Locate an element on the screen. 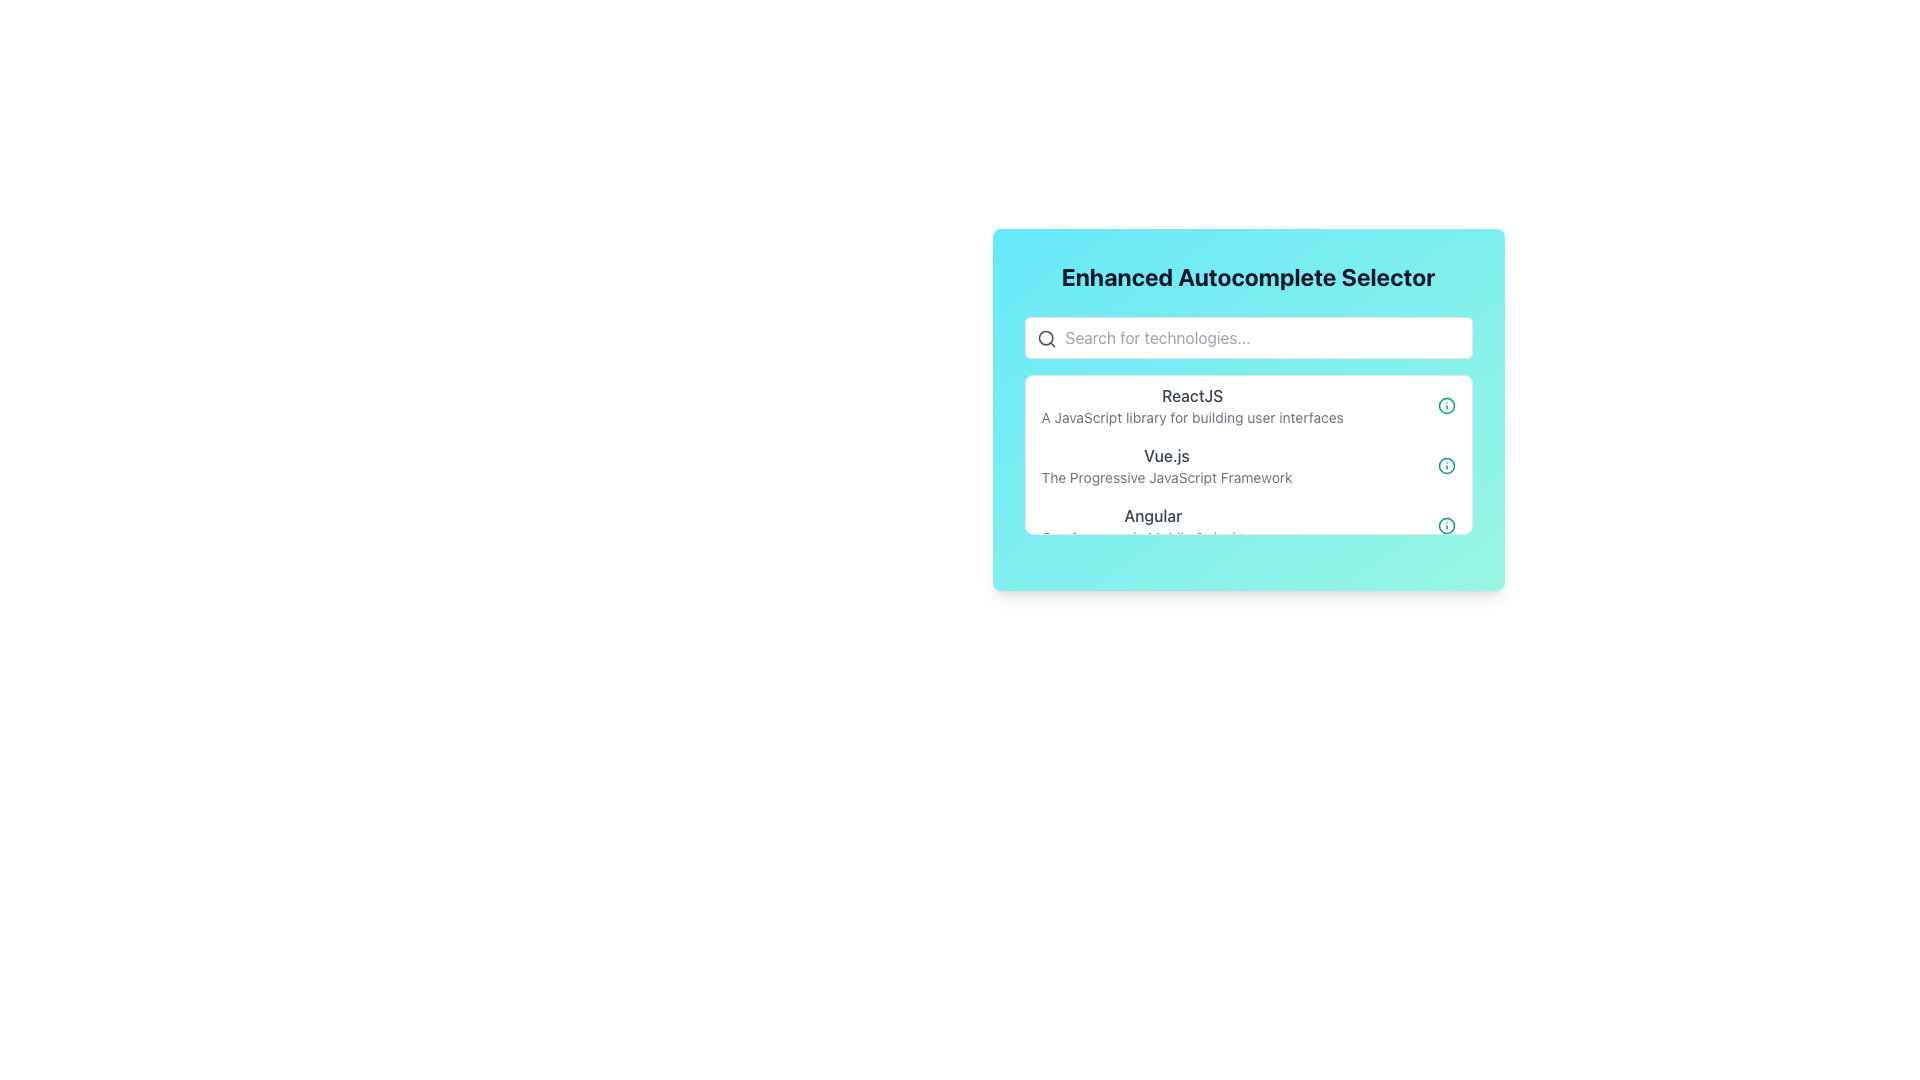  the Text Block element containing the heading 'Vue.js' and the subtitle 'The Progressive JavaScript Framework' in the dropdown menu is located at coordinates (1166, 466).